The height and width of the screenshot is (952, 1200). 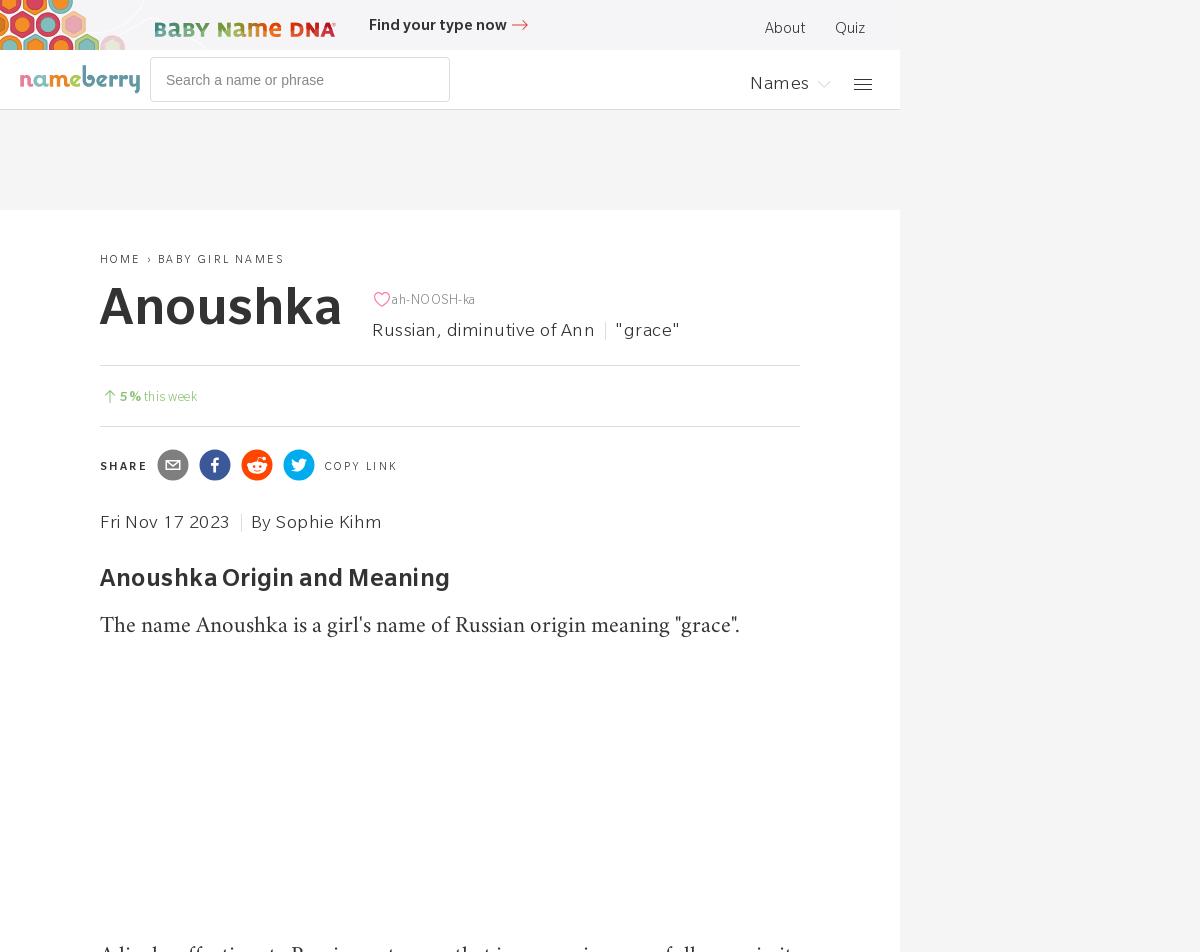 What do you see at coordinates (164, 521) in the screenshot?
I see `'Fri Nov 17 2023'` at bounding box center [164, 521].